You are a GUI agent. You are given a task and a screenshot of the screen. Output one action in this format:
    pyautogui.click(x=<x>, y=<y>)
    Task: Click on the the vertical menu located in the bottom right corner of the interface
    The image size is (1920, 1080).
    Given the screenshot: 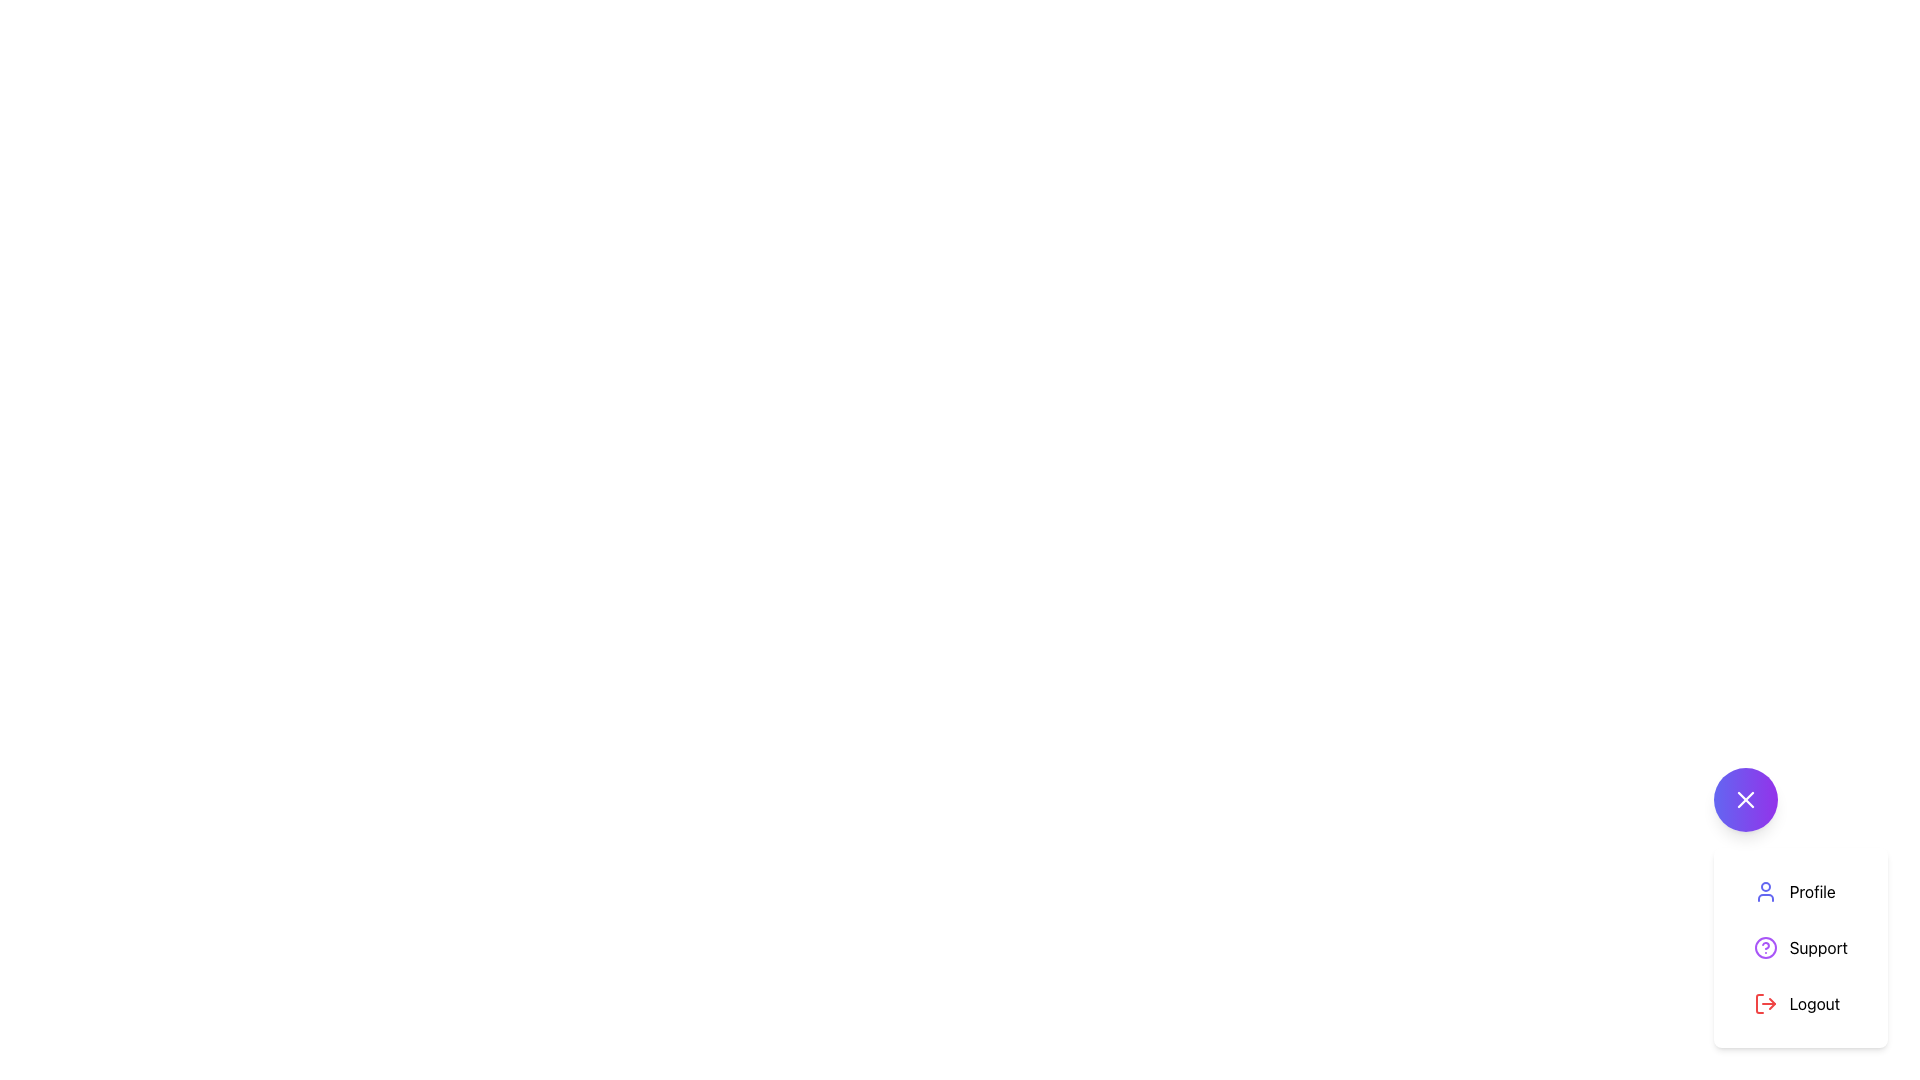 What is the action you would take?
    pyautogui.click(x=1800, y=947)
    